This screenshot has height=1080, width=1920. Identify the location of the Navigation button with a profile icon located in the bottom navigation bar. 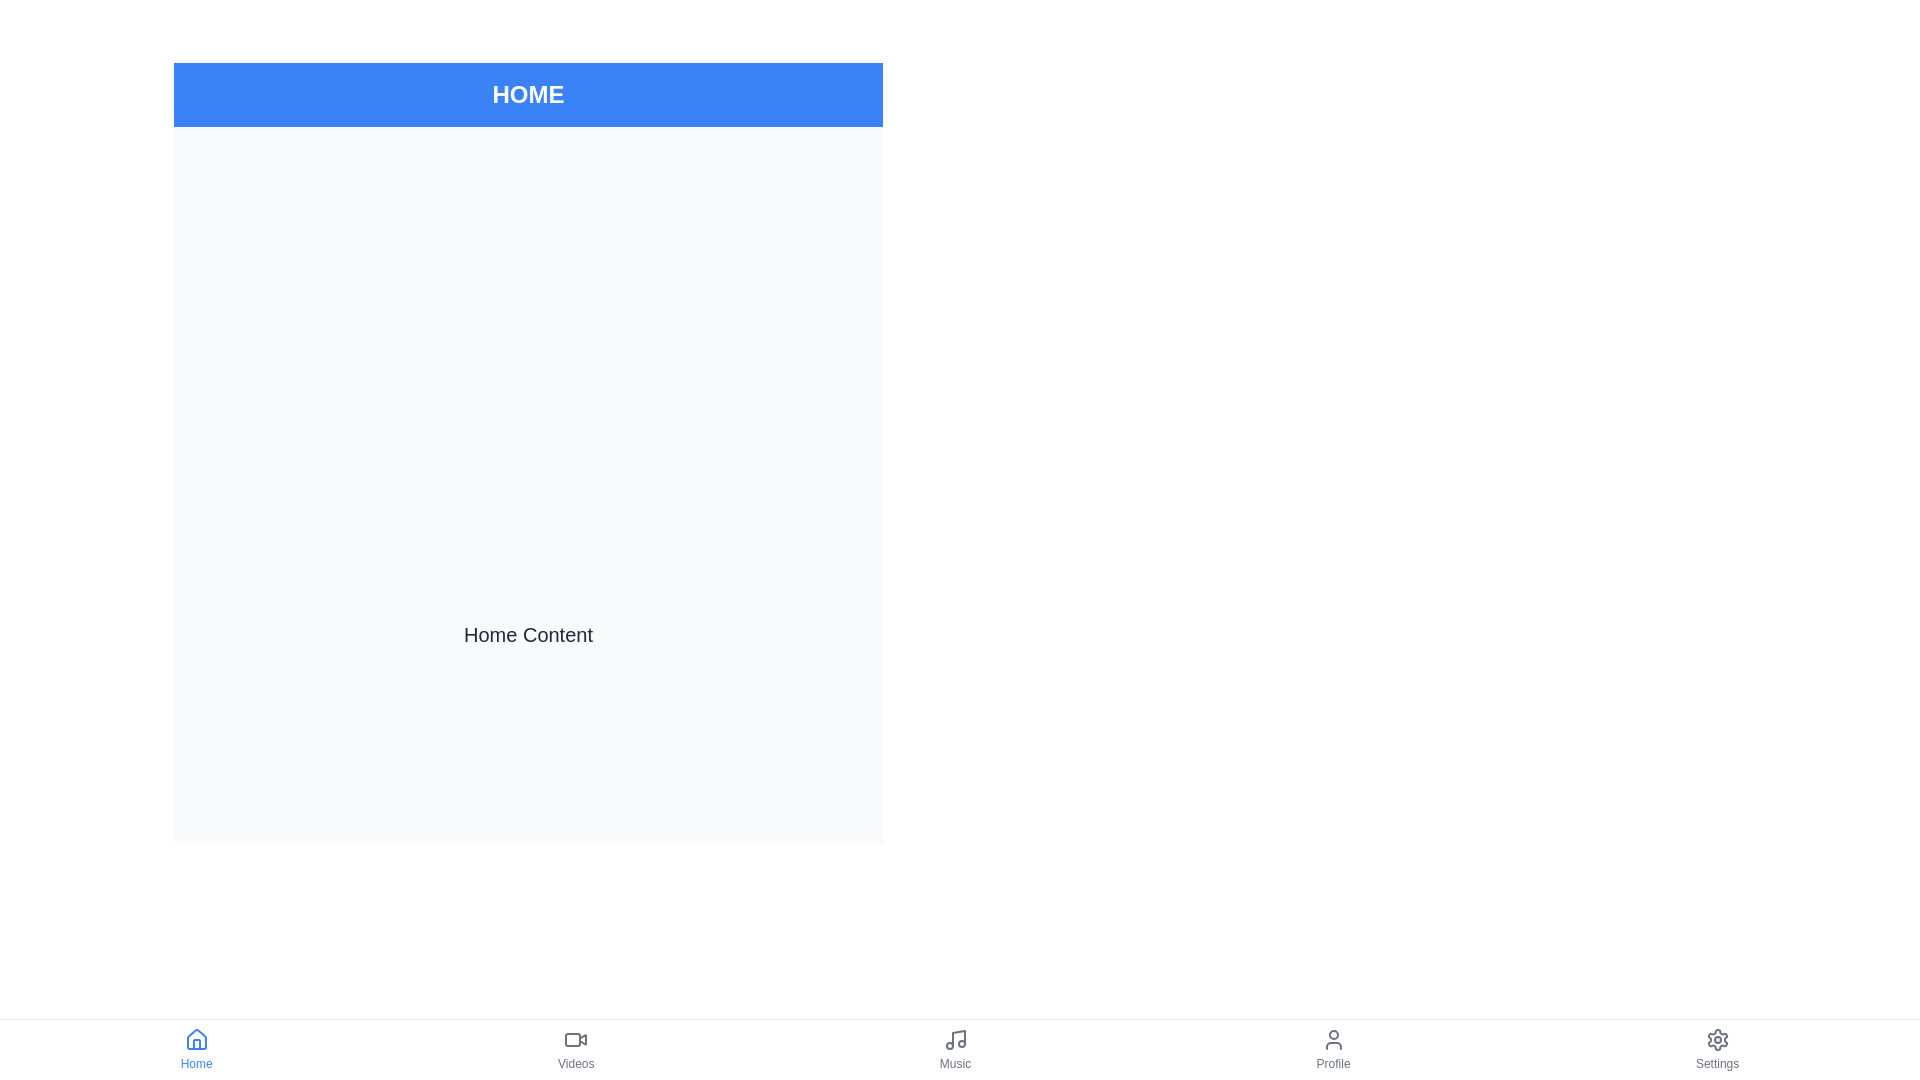
(1333, 1048).